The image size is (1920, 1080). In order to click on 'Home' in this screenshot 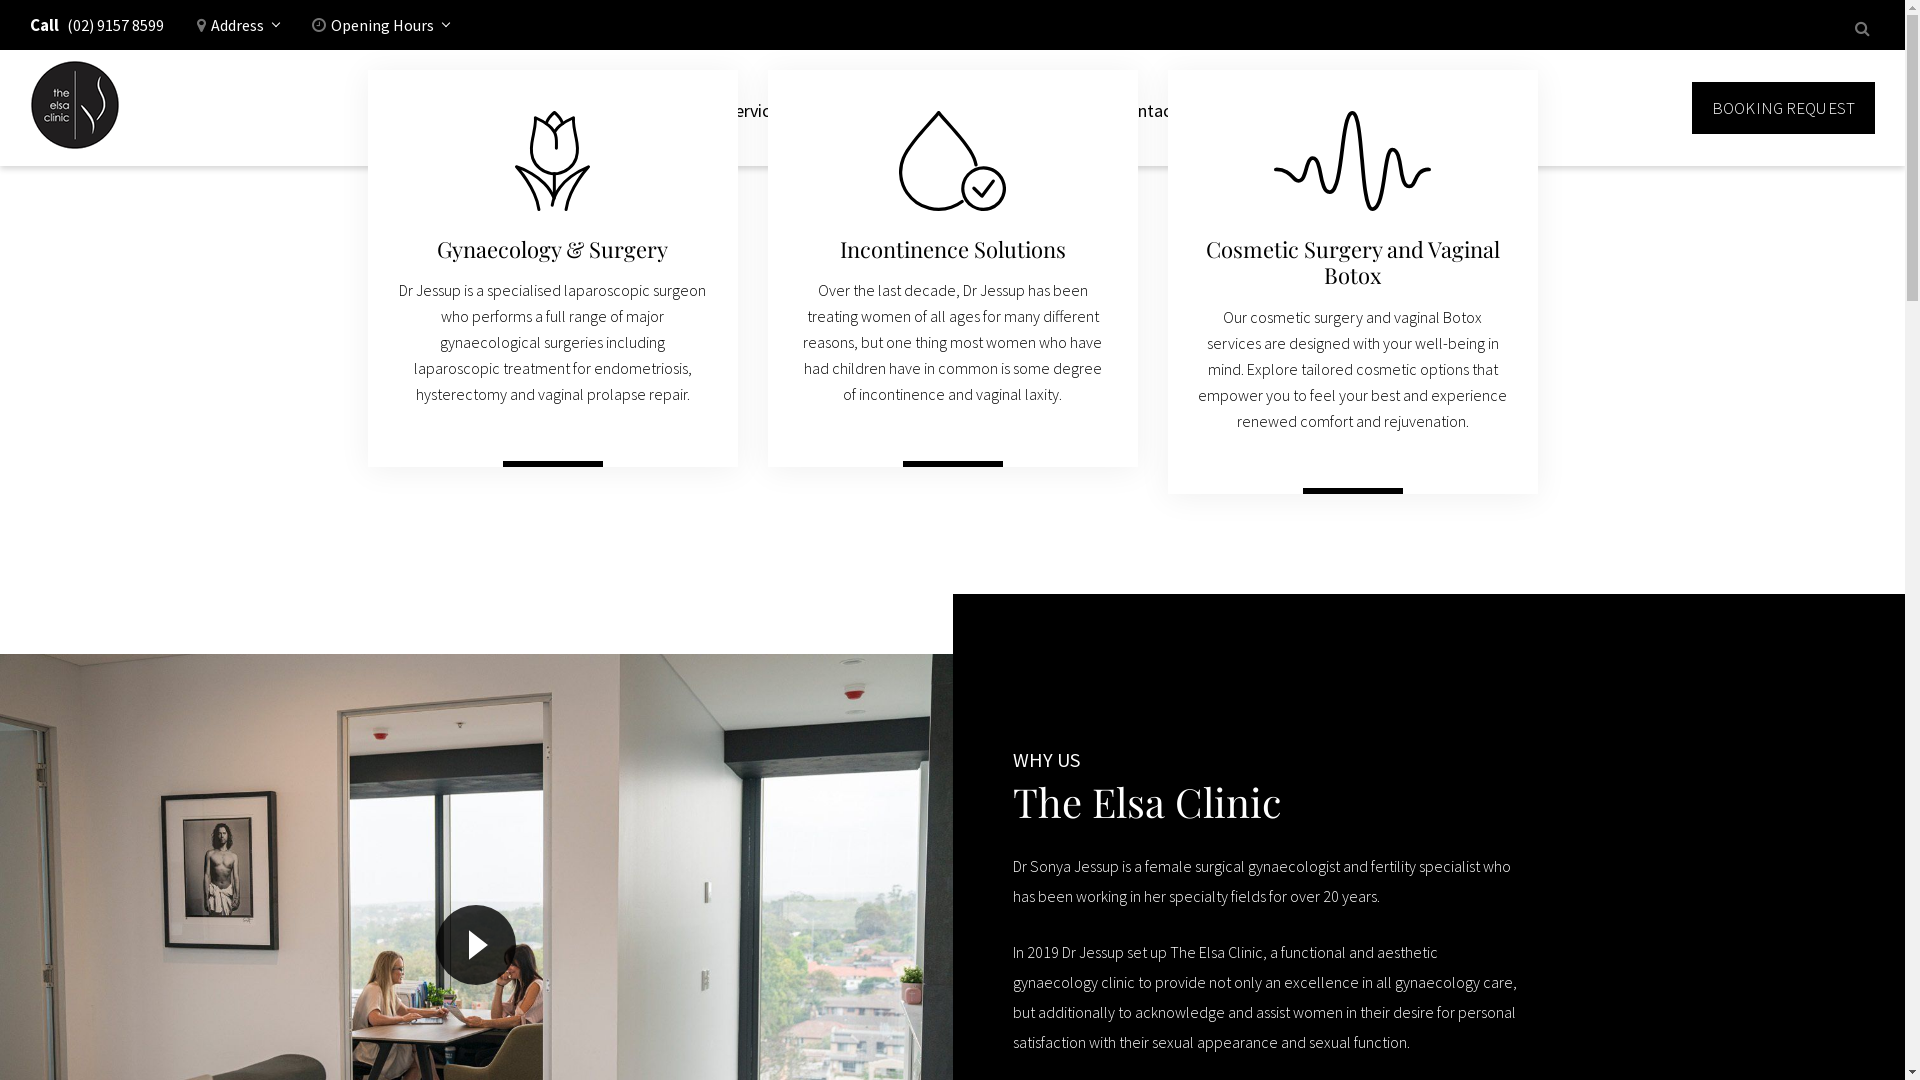, I will do `click(672, 108)`.